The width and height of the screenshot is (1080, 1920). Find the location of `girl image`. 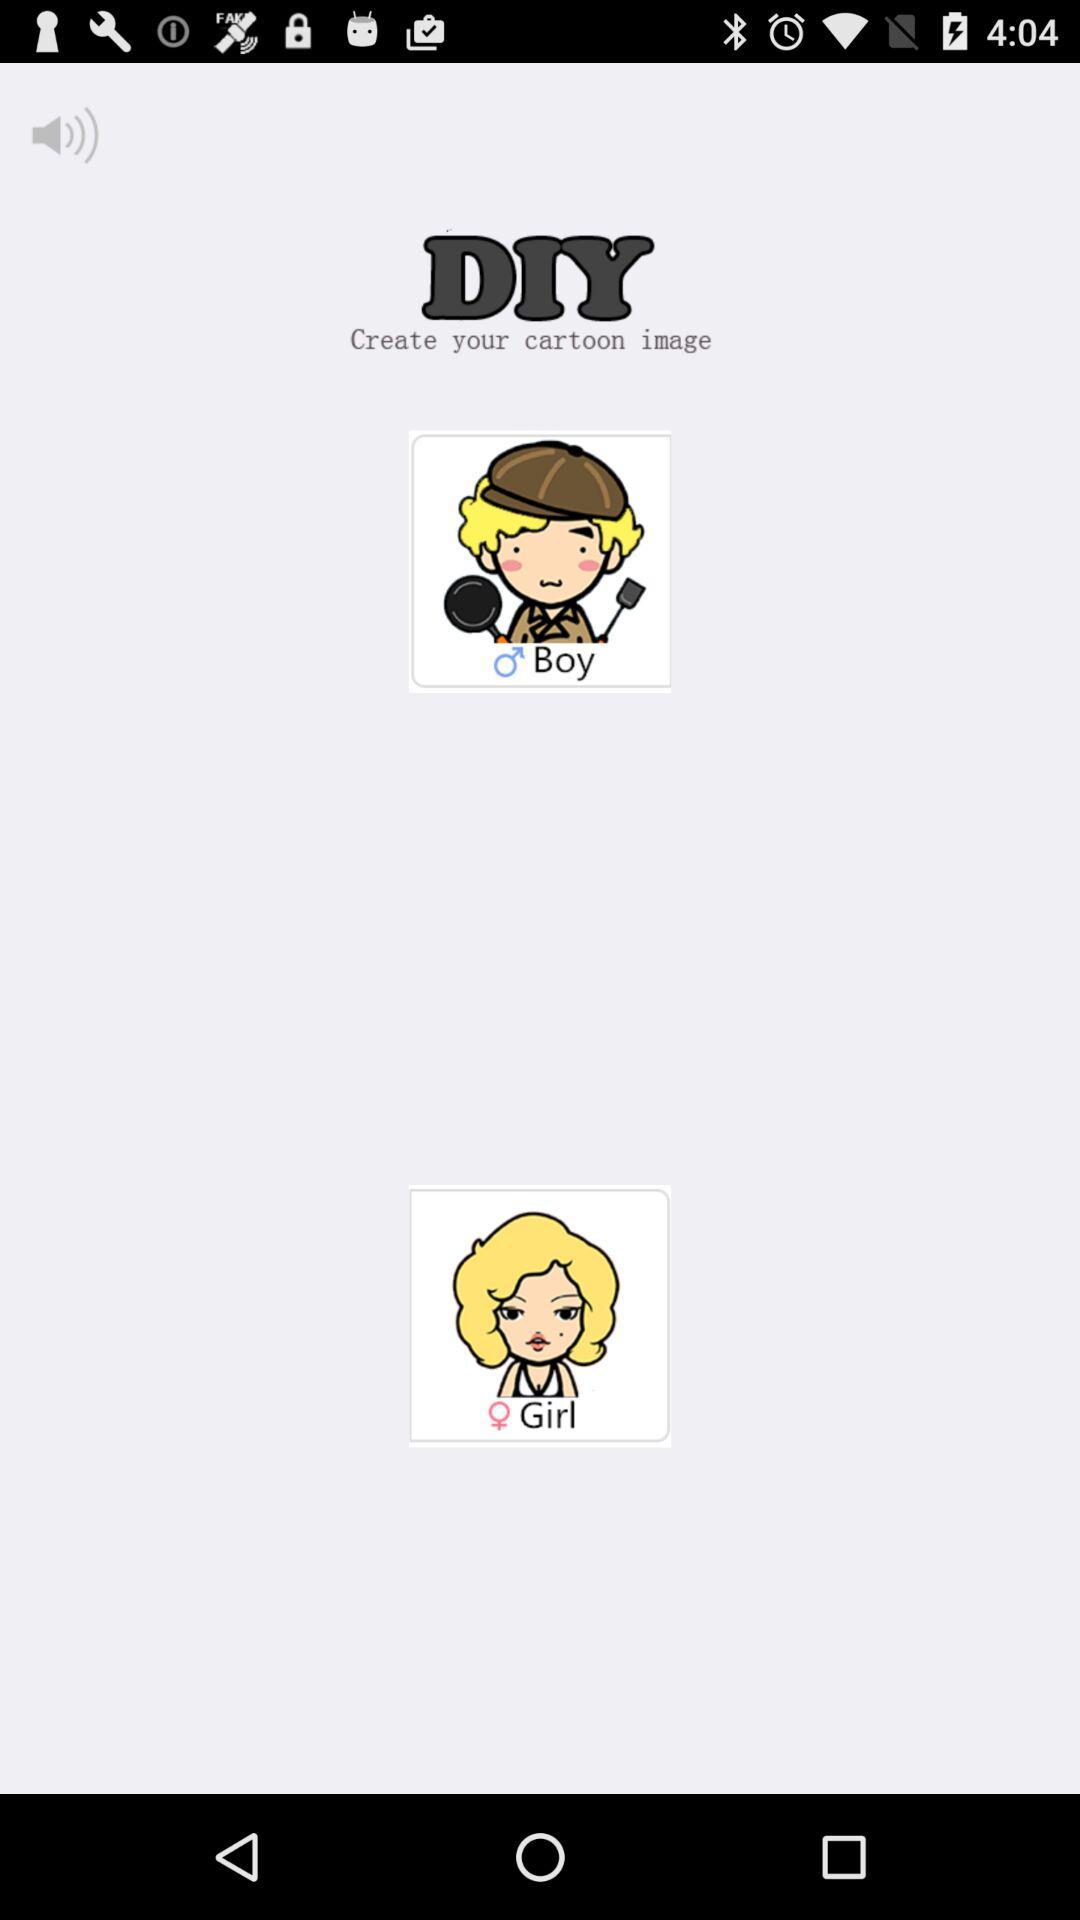

girl image is located at coordinates (540, 1316).